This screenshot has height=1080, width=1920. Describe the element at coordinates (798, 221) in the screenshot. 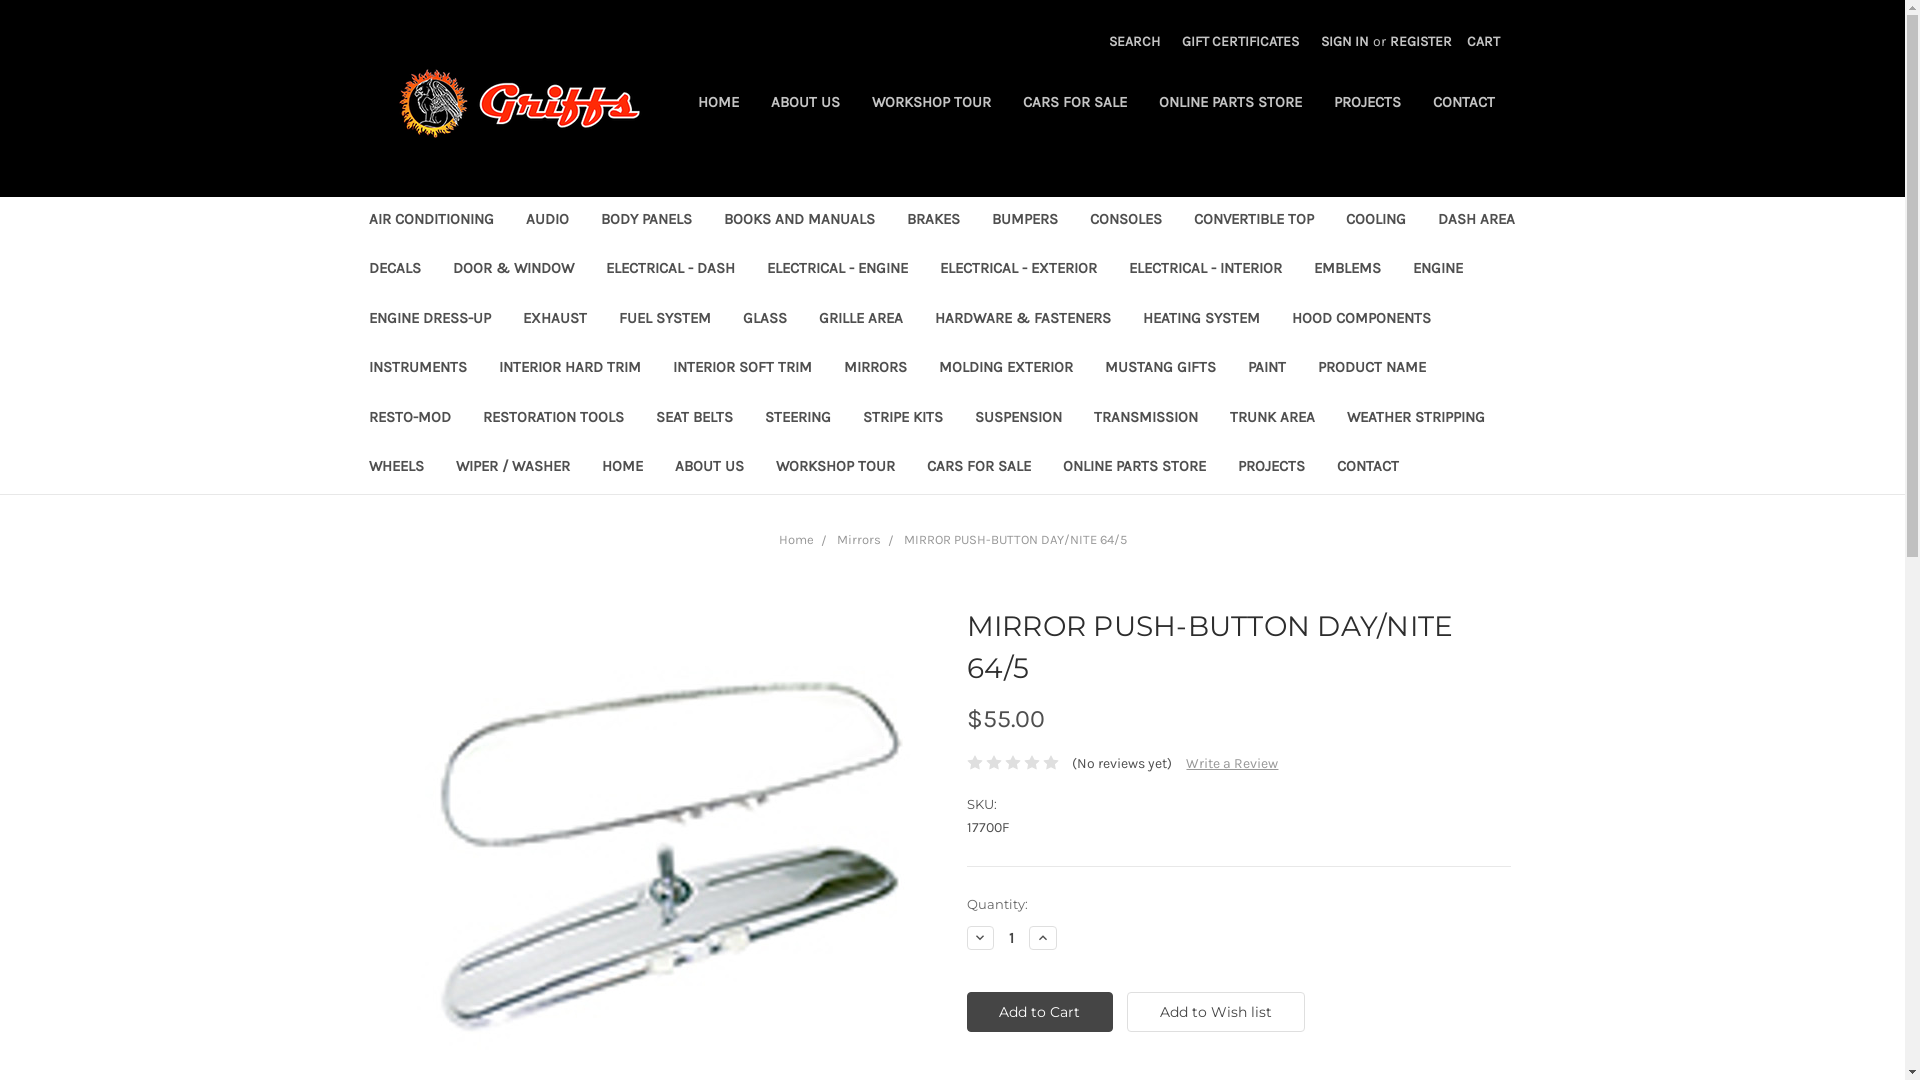

I see `'BOOKS AND MANUALS'` at that location.